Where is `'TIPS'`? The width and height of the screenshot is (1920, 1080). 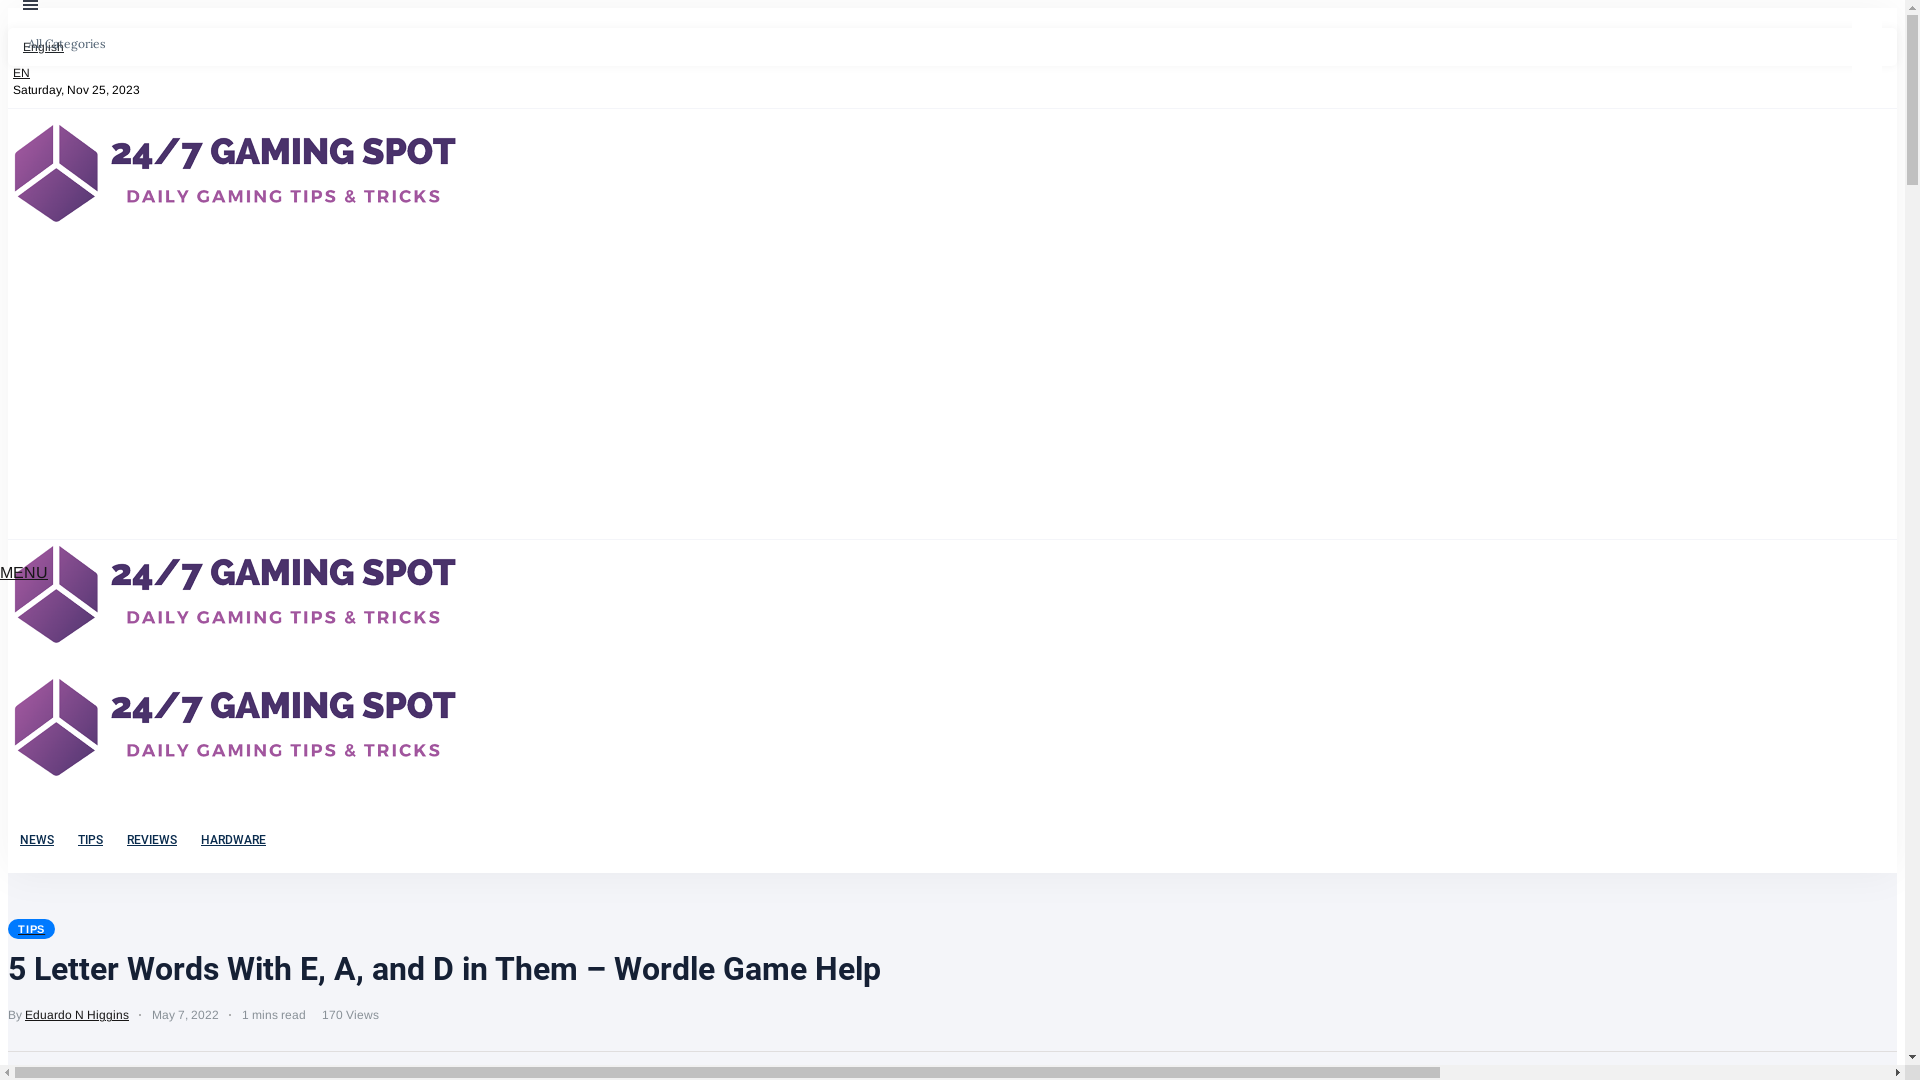 'TIPS' is located at coordinates (31, 929).